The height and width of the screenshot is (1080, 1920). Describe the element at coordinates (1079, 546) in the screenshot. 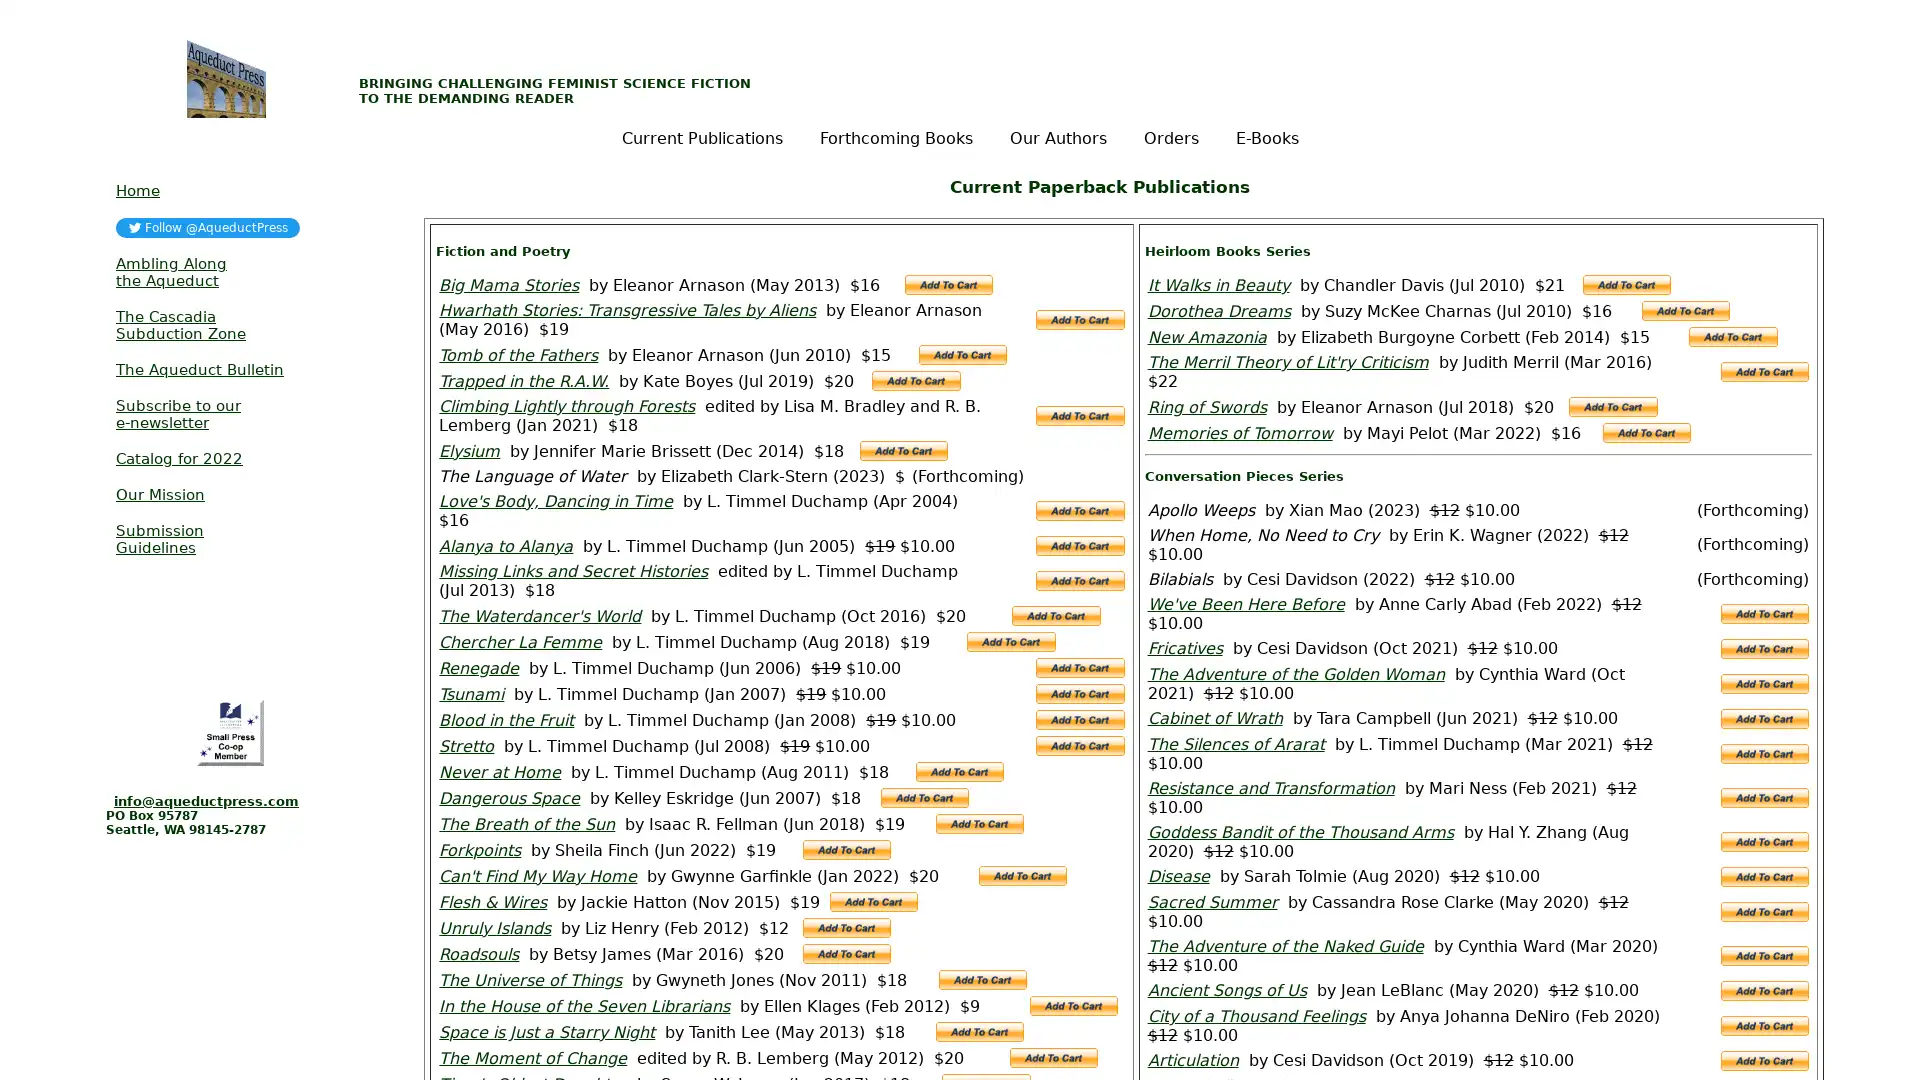

I see `Make payments with PayPal - it\'s fast, free and secure!` at that location.